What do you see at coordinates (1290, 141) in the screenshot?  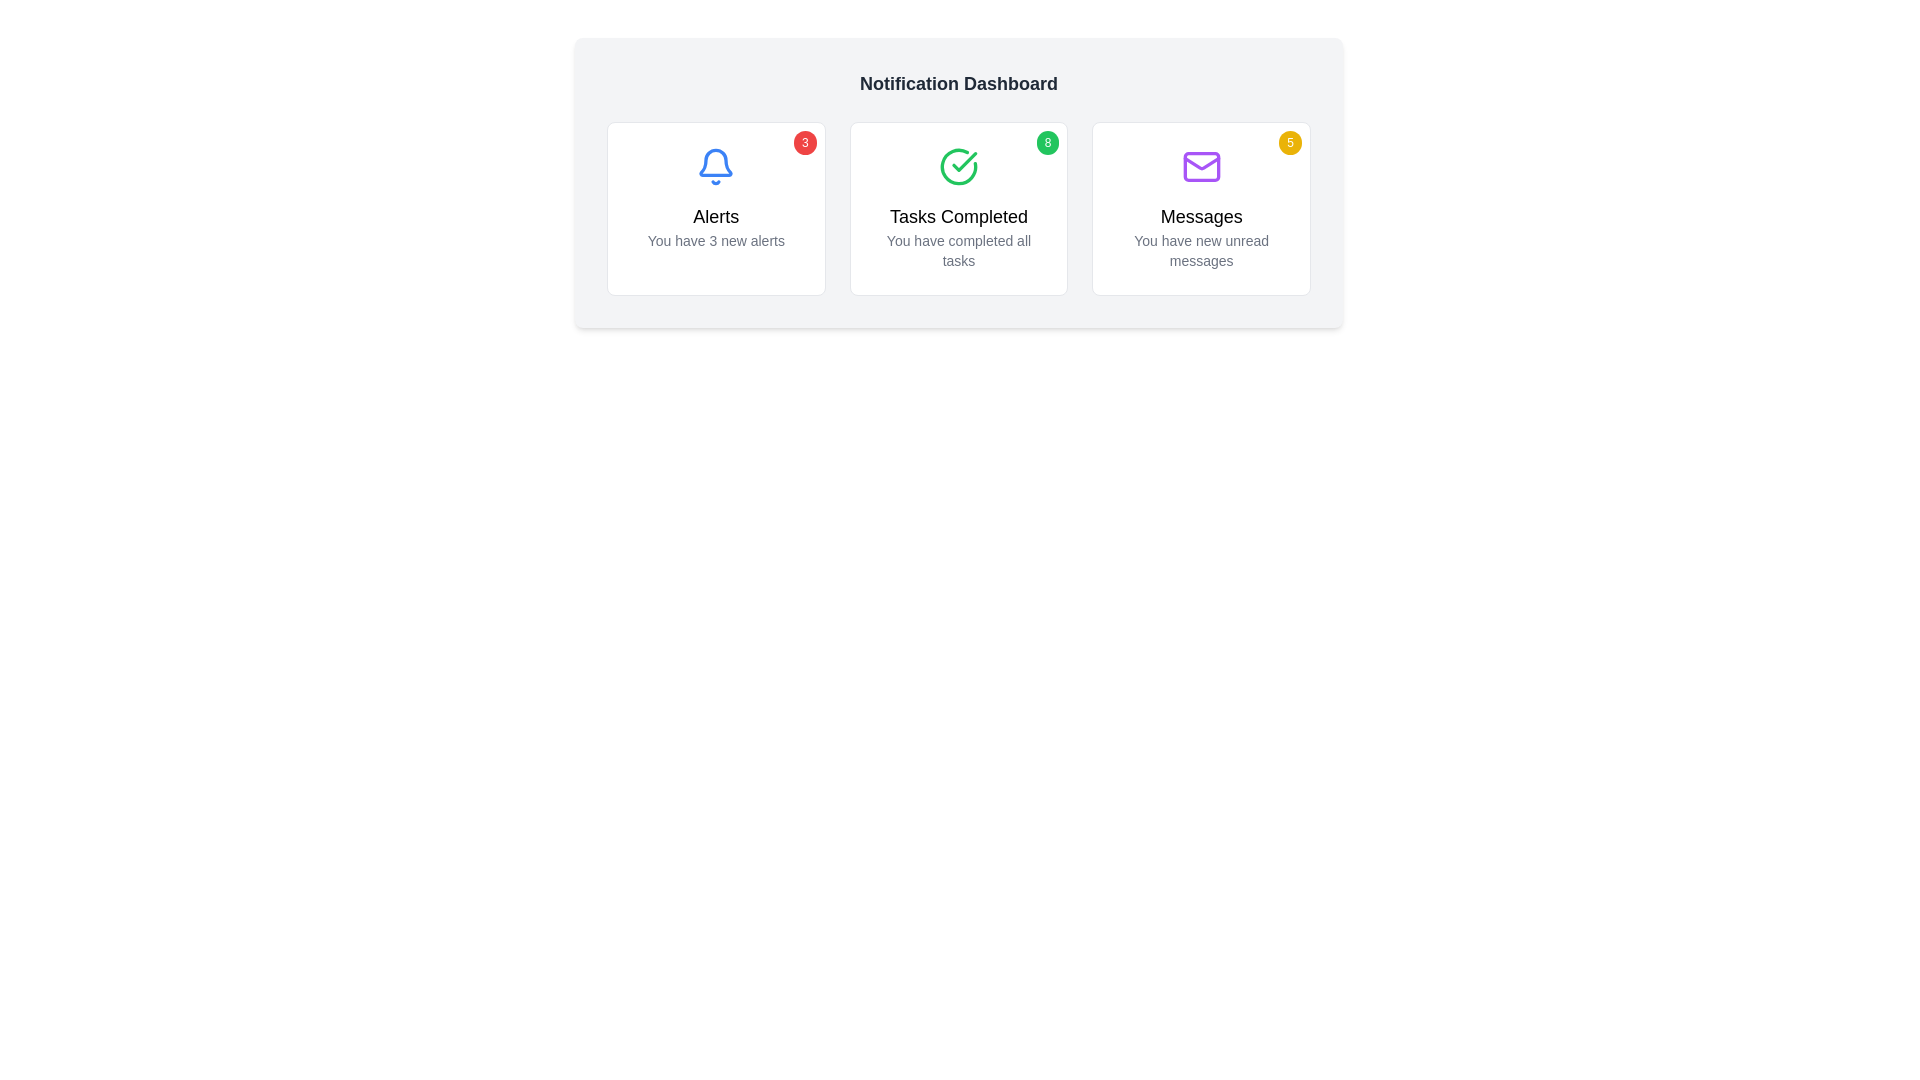 I see `the count displayed on the small circular badge with a vibrant yellow background and the white number '5' centered within, located at the top-right corner of the 'Messages' card in the 'Notification Dashboard'` at bounding box center [1290, 141].